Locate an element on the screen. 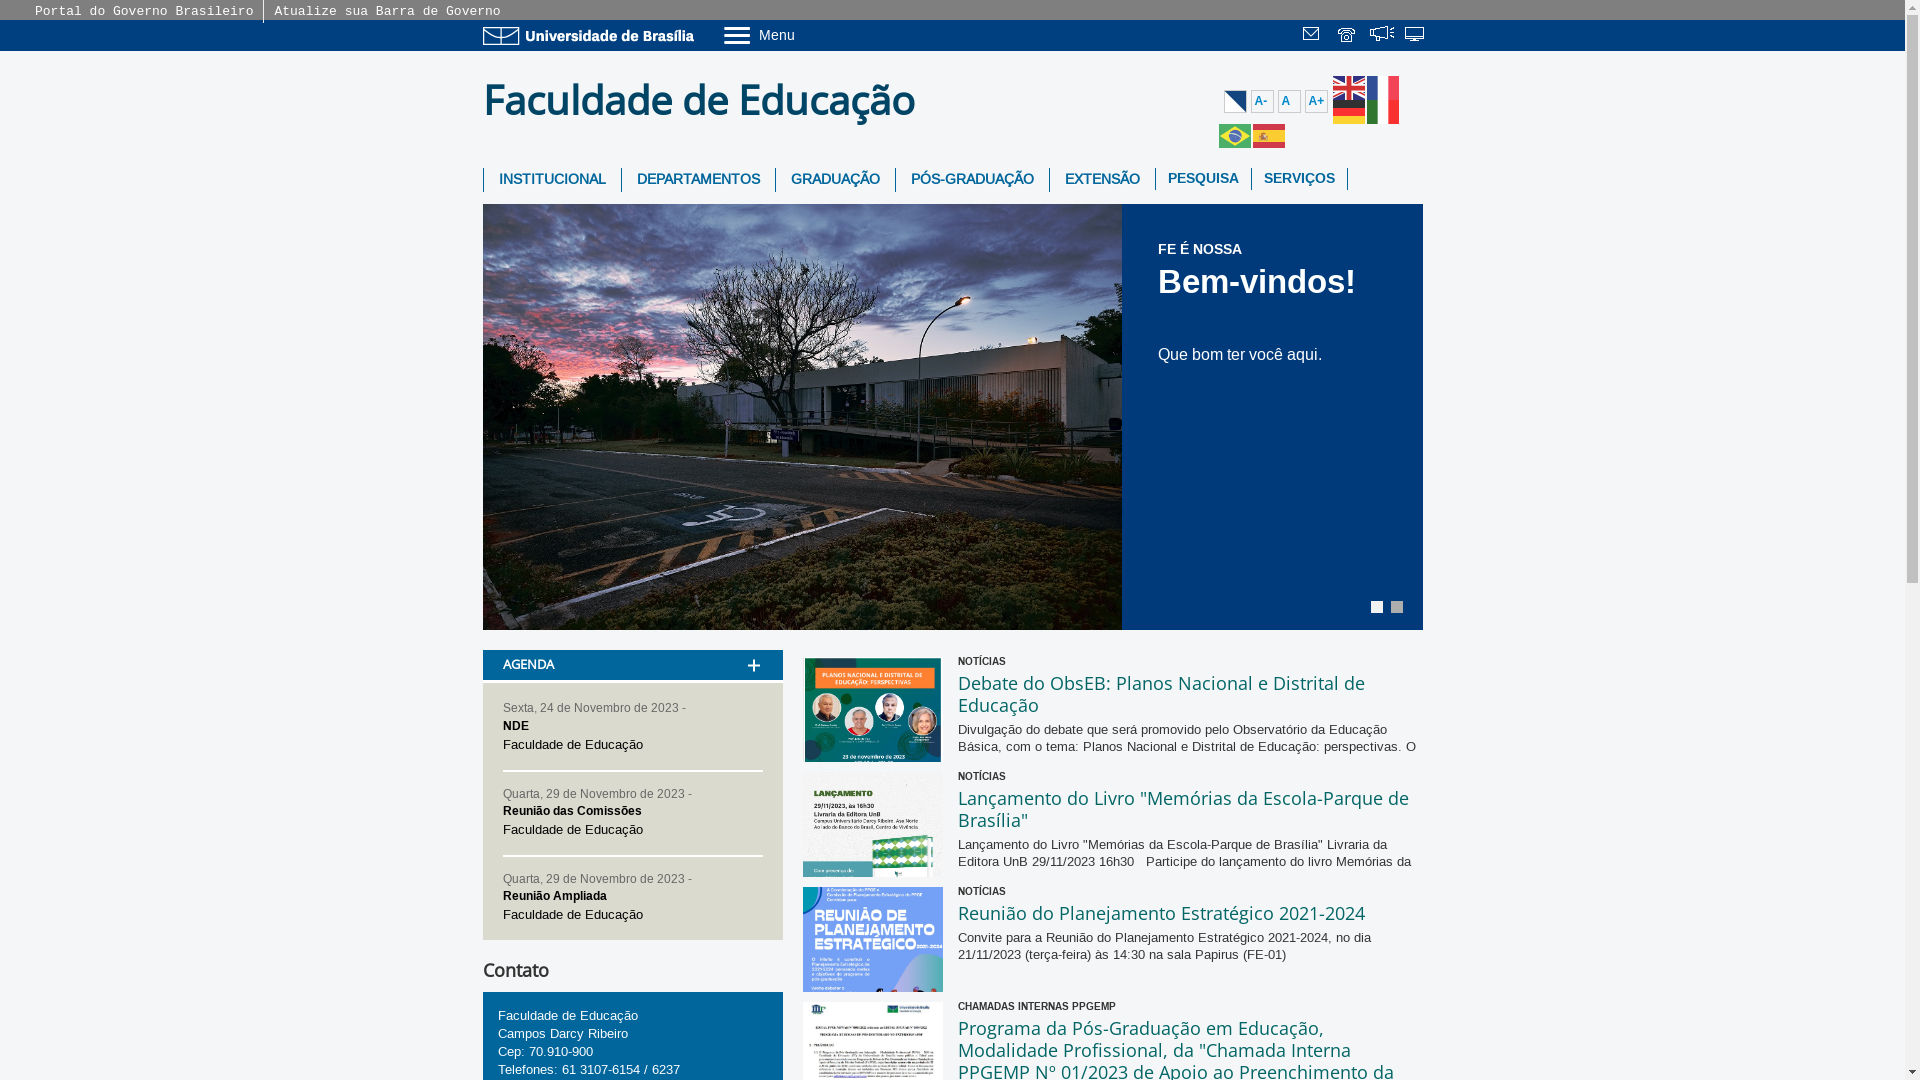 The width and height of the screenshot is (1920, 1080). 'Sistemas' is located at coordinates (1415, 36).